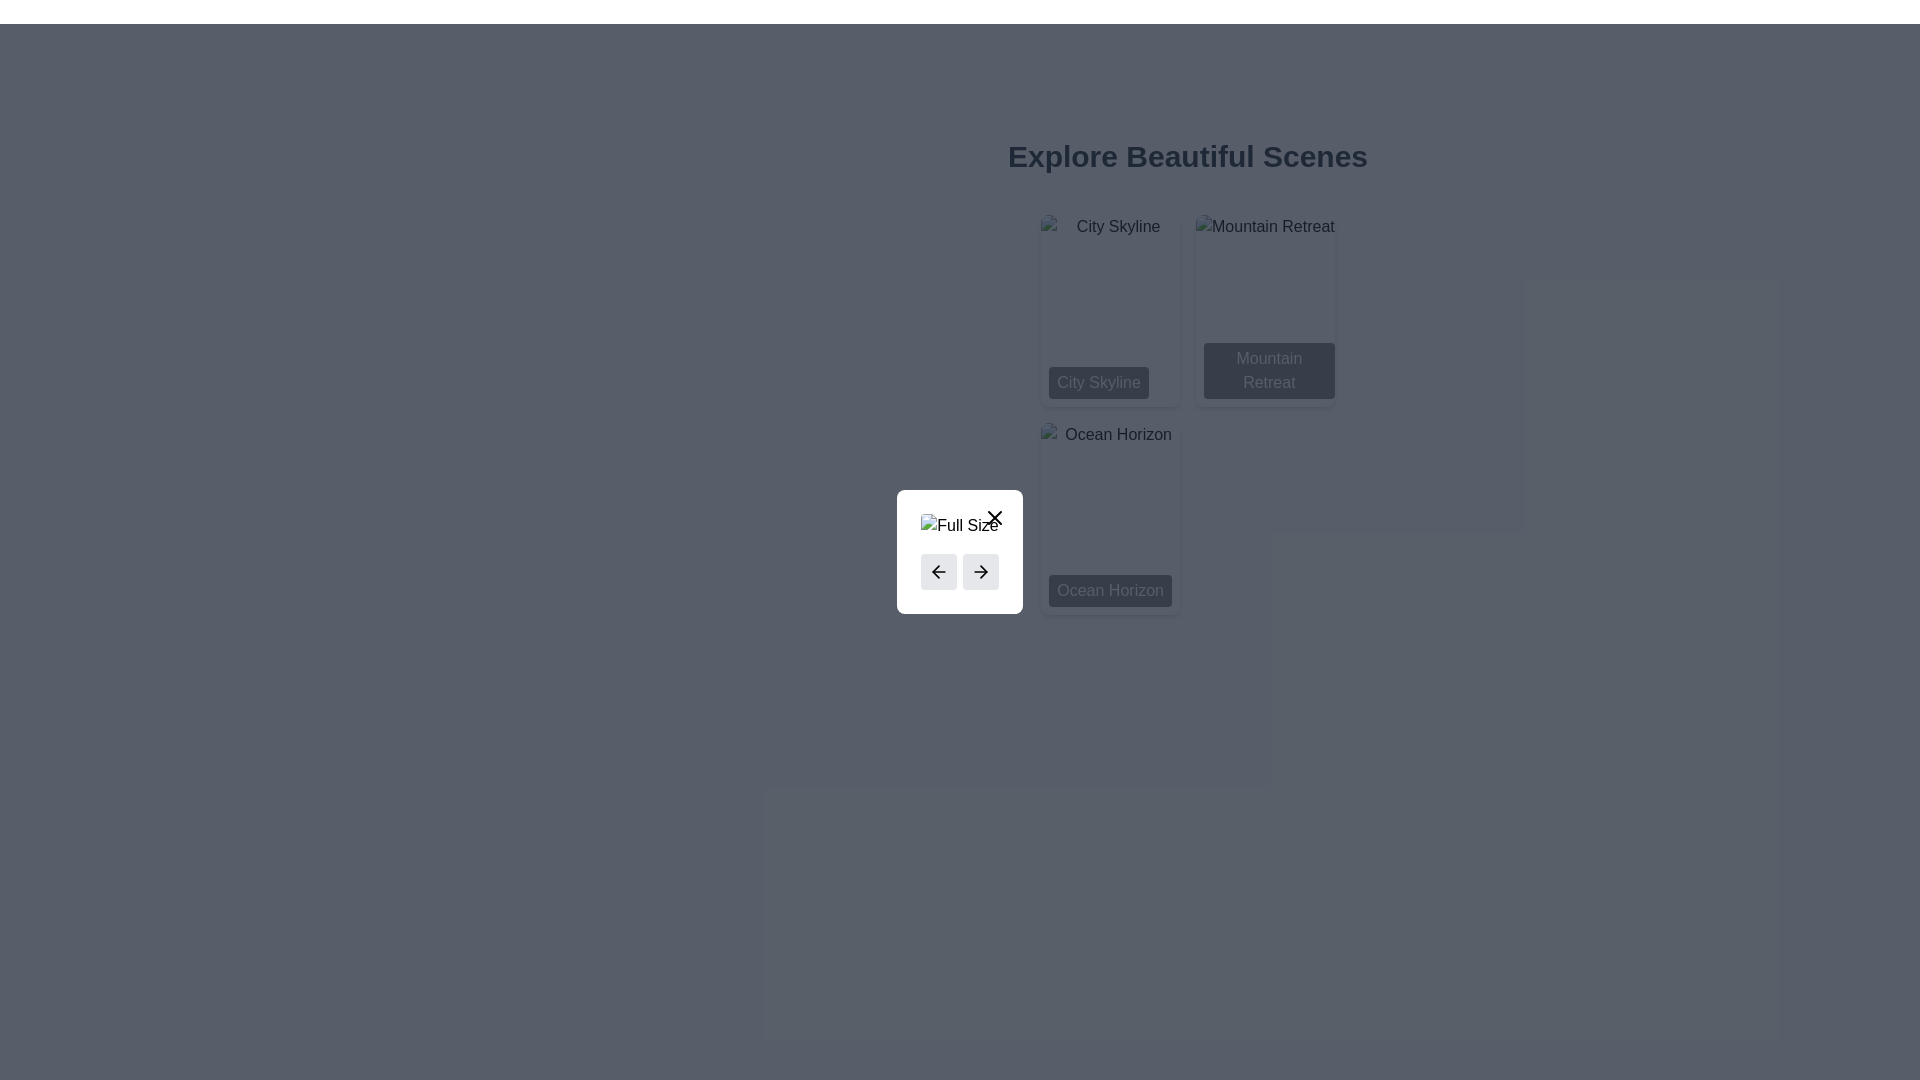 Image resolution: width=1920 pixels, height=1080 pixels. What do you see at coordinates (960, 524) in the screenshot?
I see `the 'Full Size' image element displayed in a rectangular shape` at bounding box center [960, 524].